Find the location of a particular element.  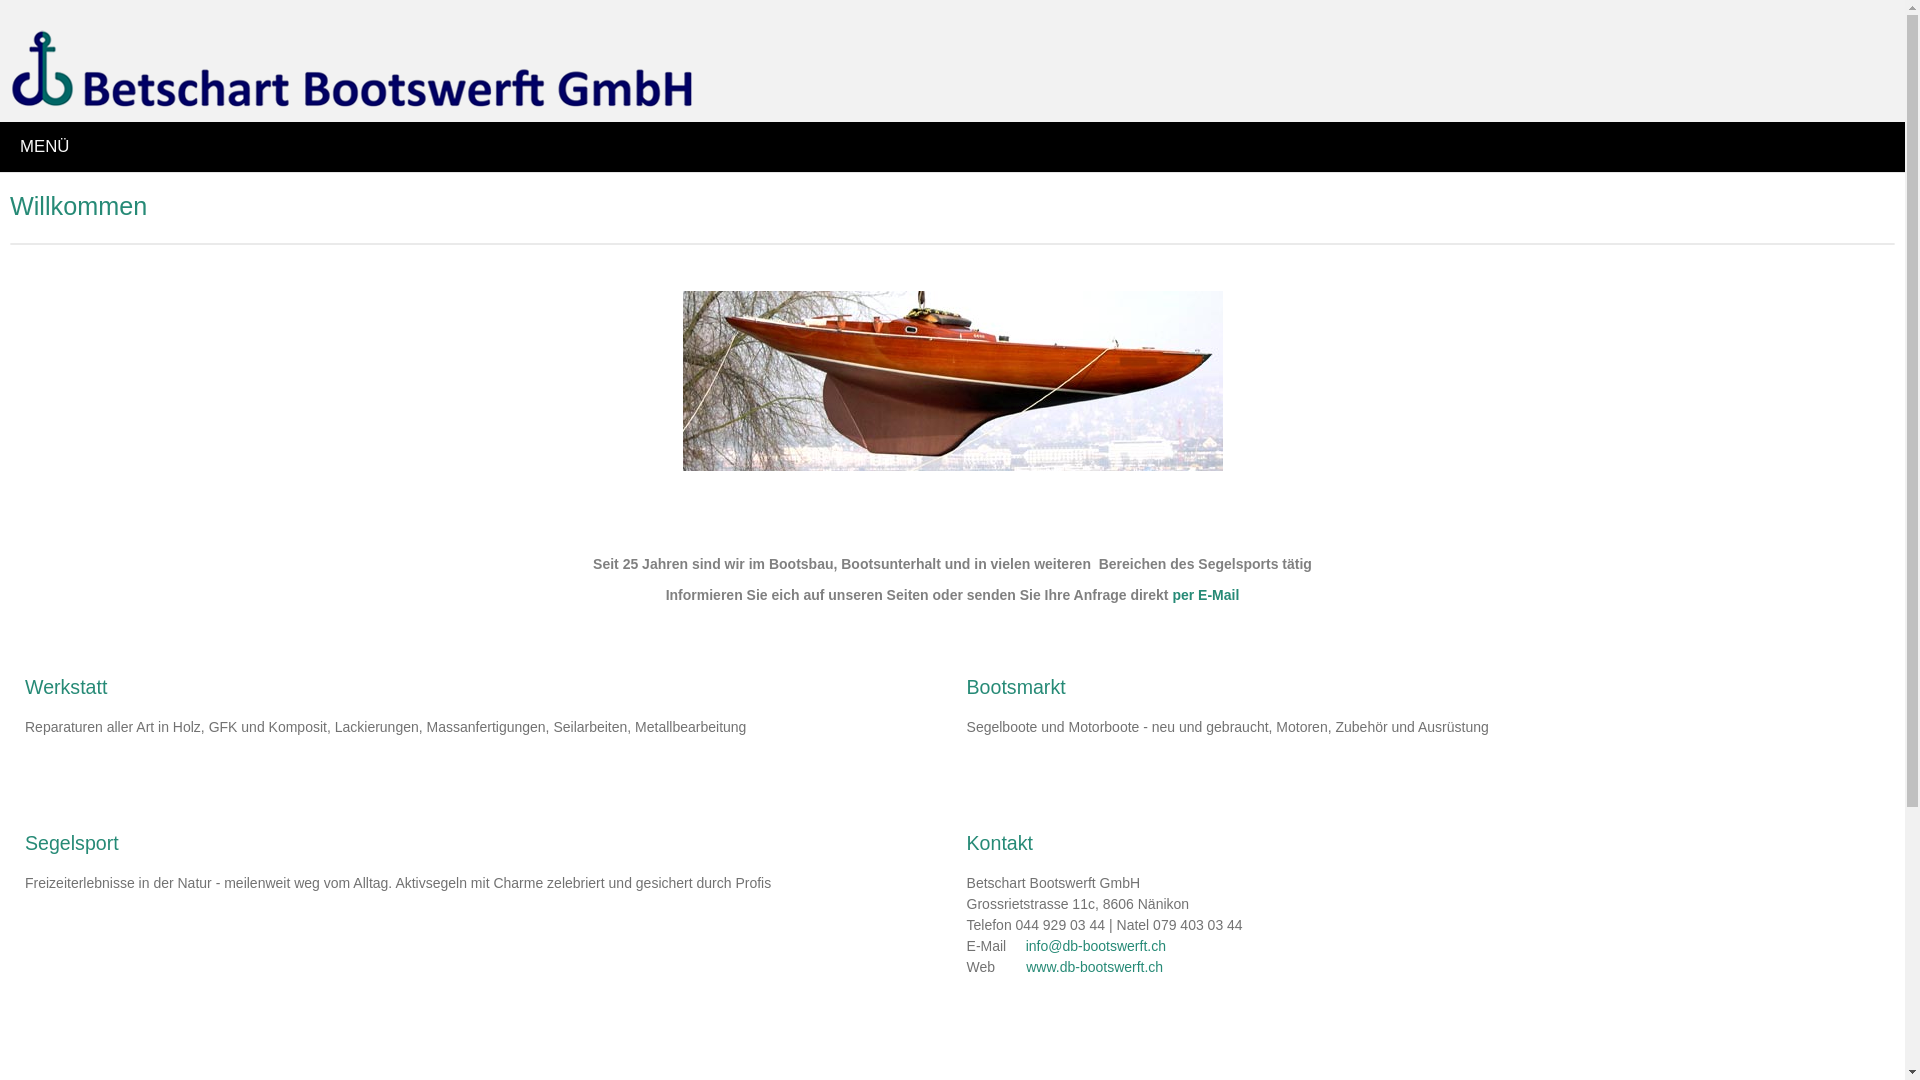

'Werkstatt' is located at coordinates (66, 685).